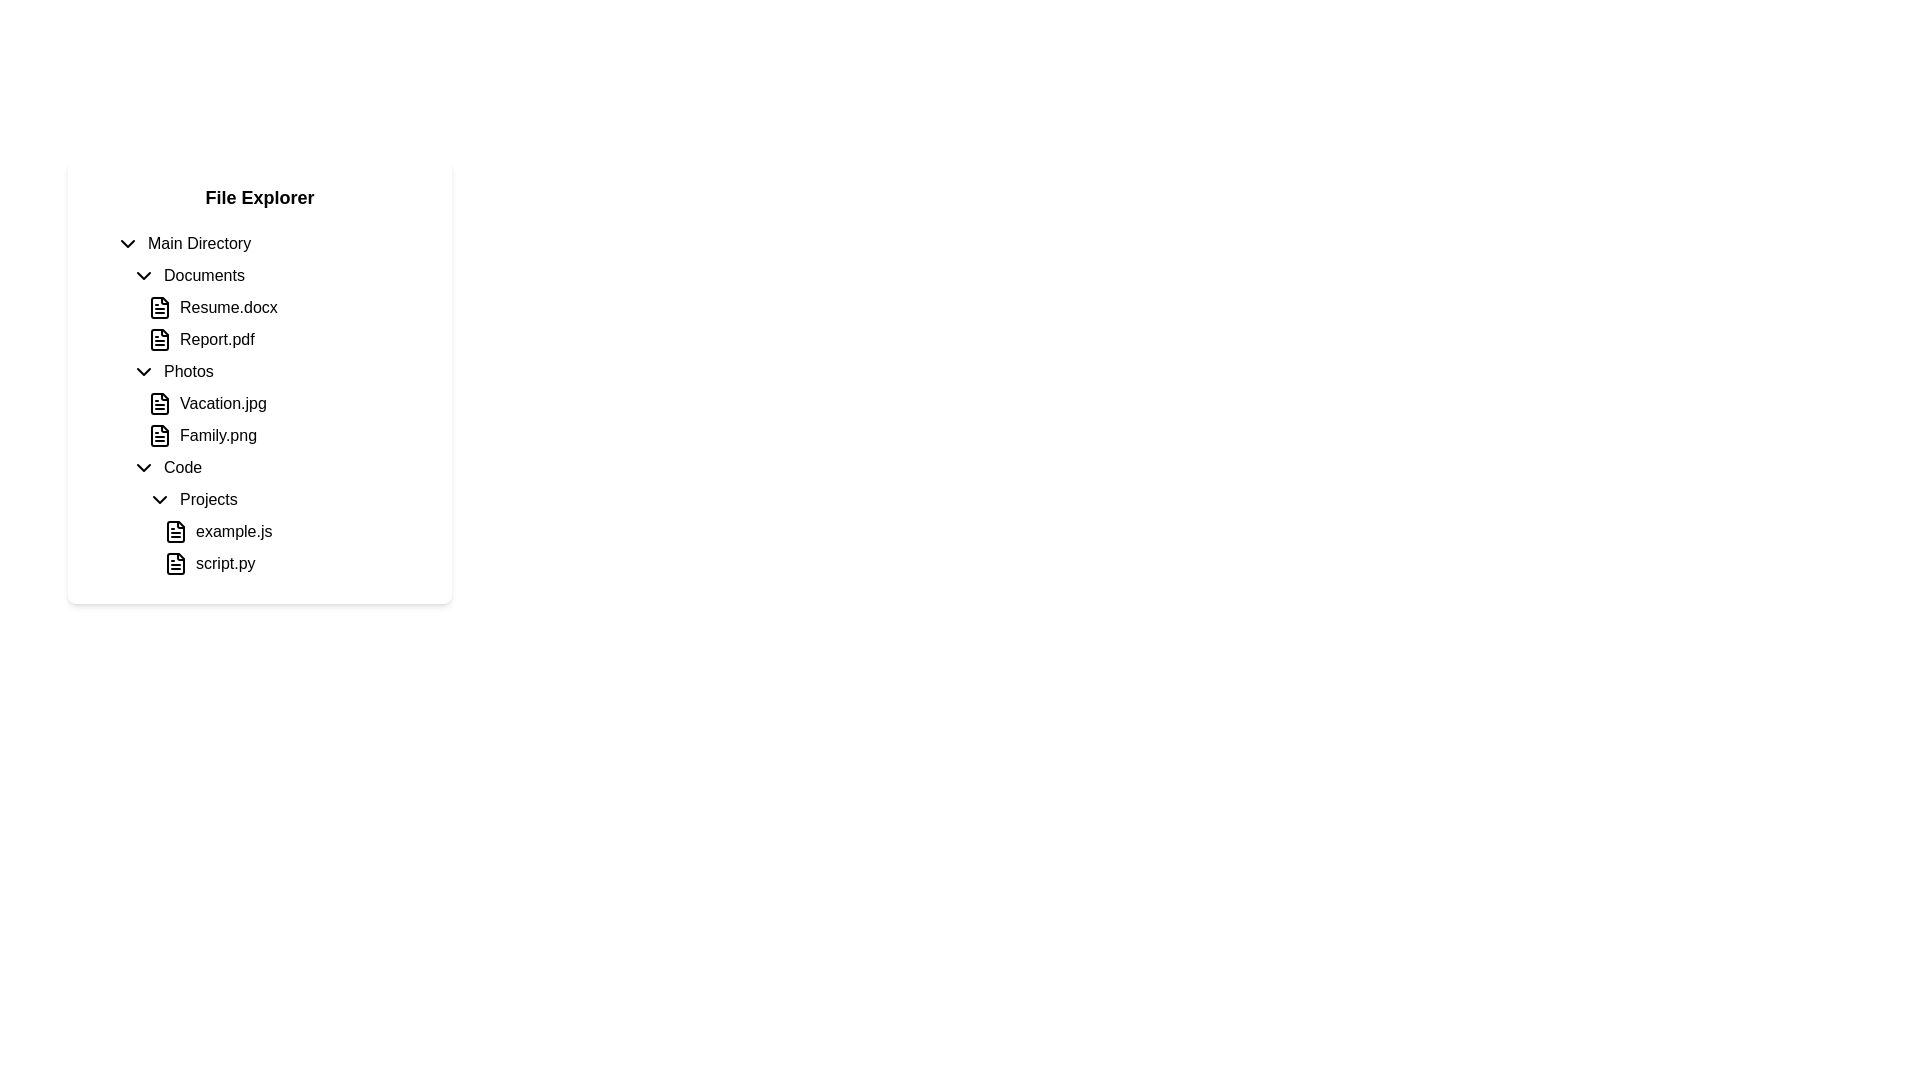 The image size is (1920, 1080). Describe the element at coordinates (158, 404) in the screenshot. I see `the file icon representing a document, located to the left of 'Vacation.jpg' in the Photos section` at that location.